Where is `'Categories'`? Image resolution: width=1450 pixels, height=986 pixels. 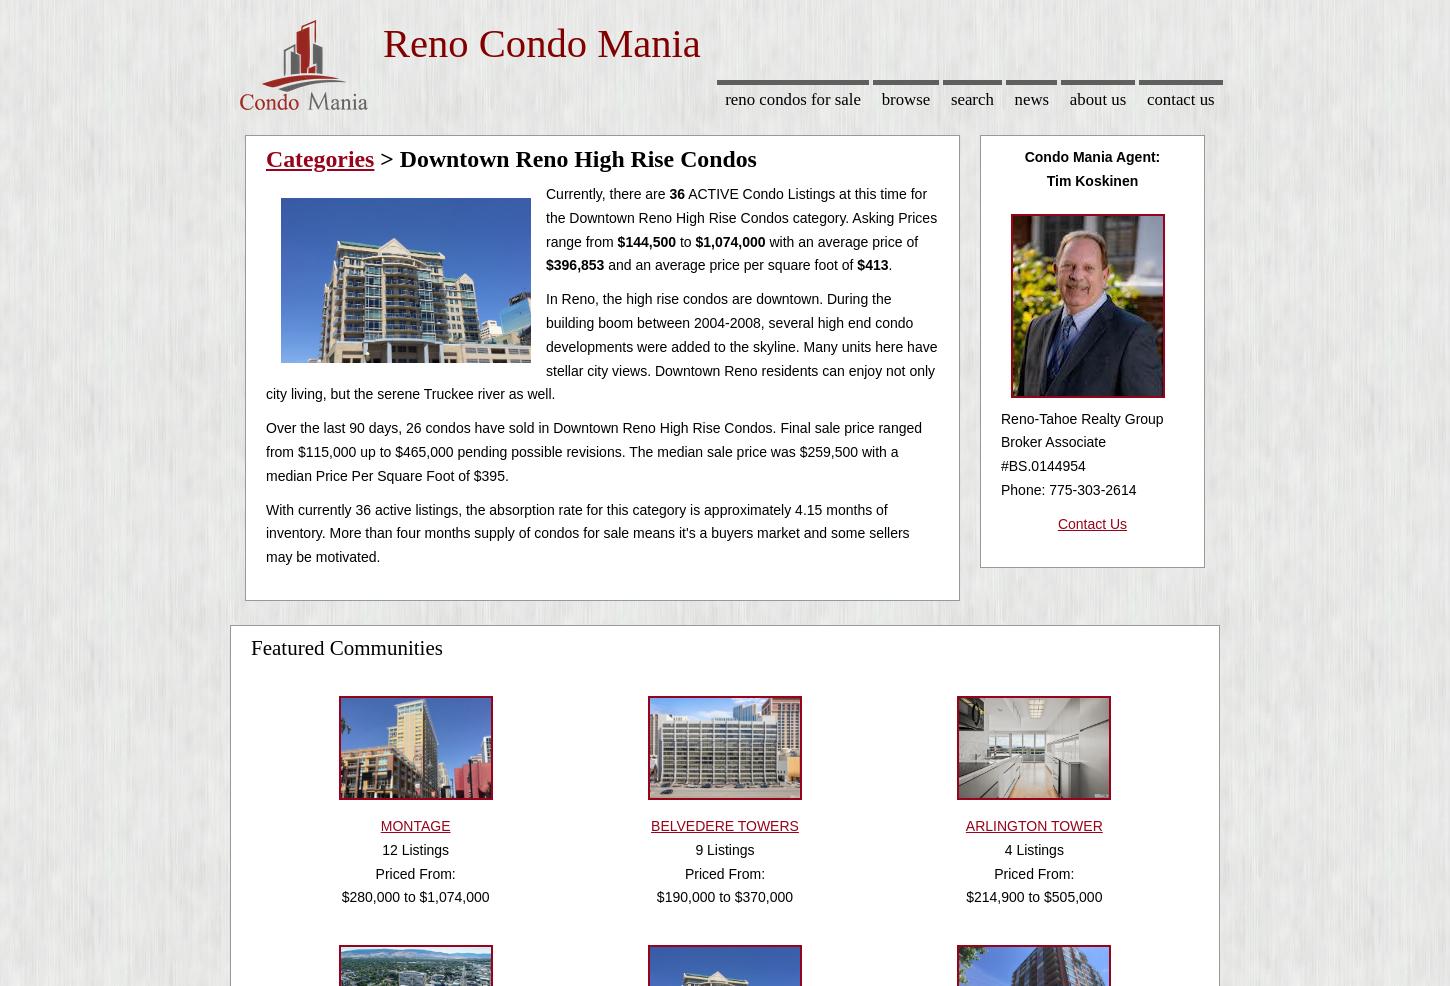 'Categories' is located at coordinates (265, 159).